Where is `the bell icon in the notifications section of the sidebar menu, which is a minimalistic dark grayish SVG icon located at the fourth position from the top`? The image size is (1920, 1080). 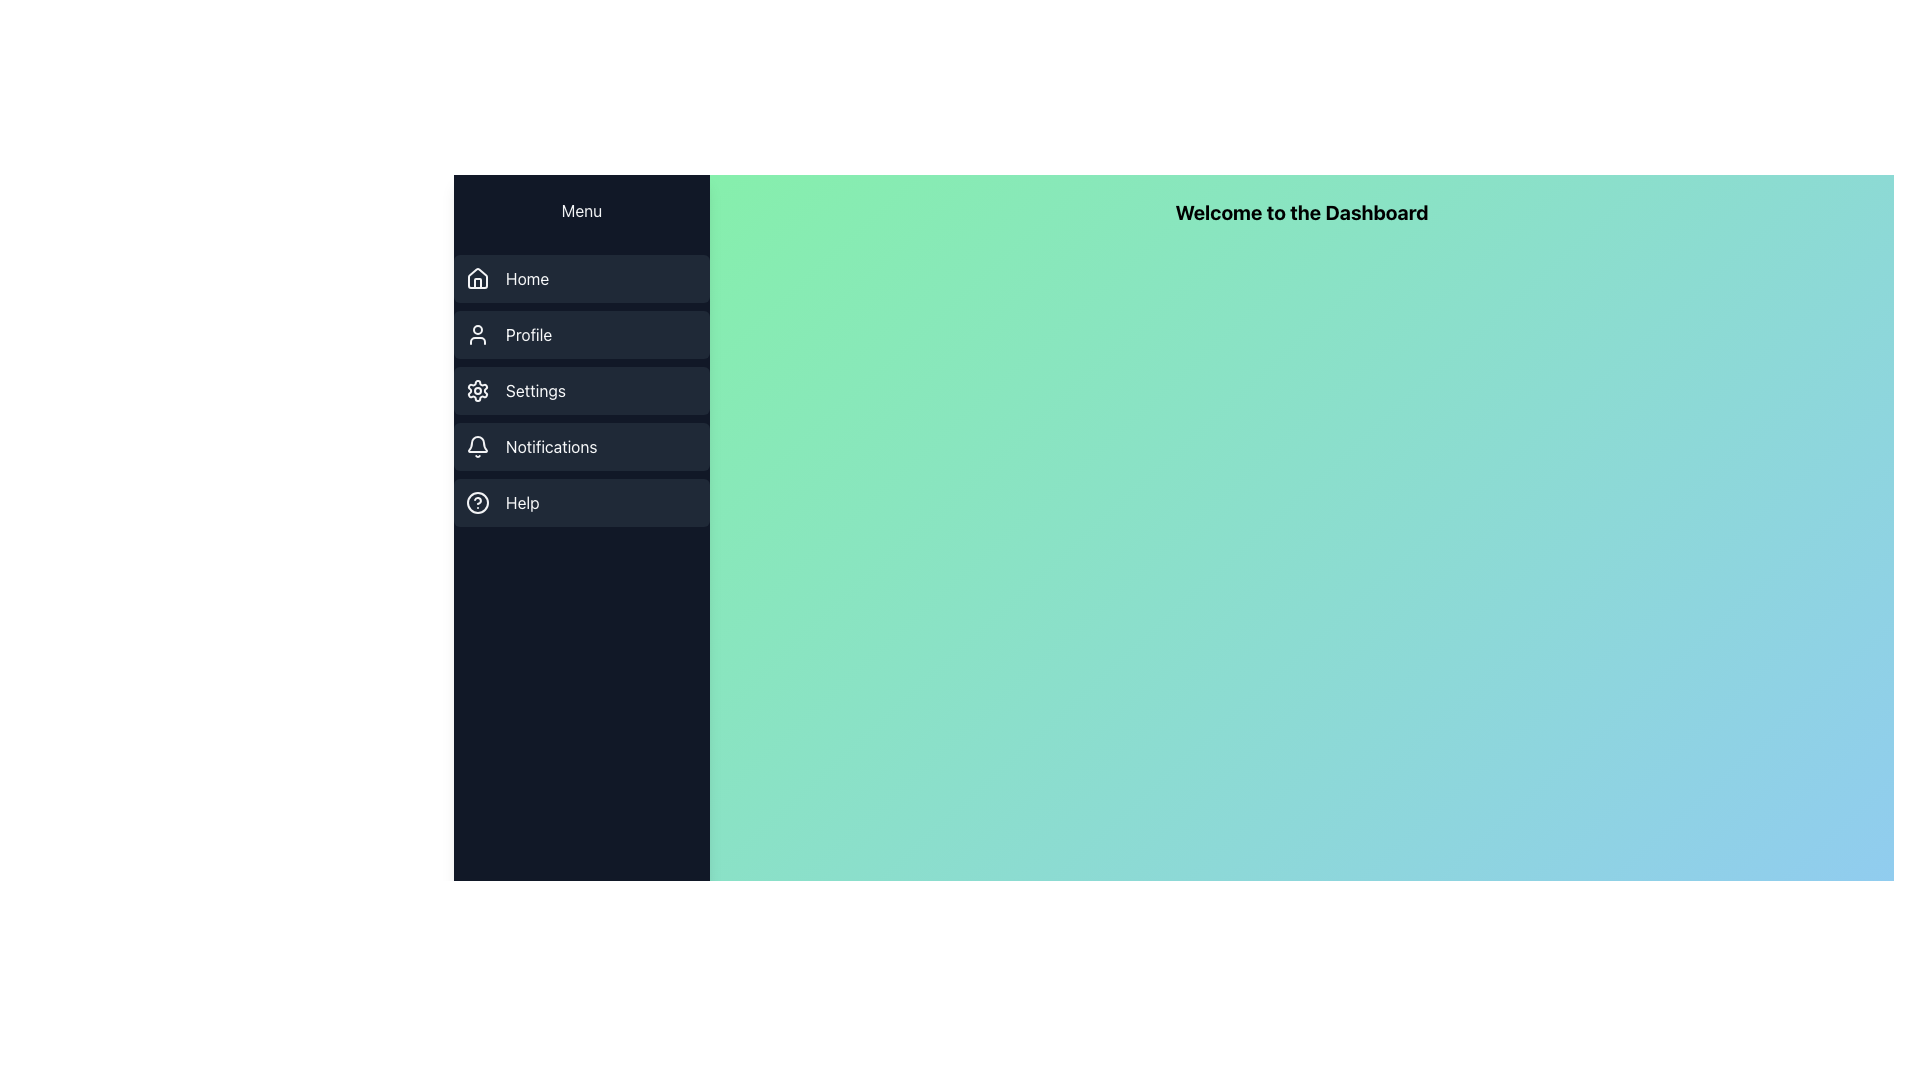 the bell icon in the notifications section of the sidebar menu, which is a minimalistic dark grayish SVG icon located at the fourth position from the top is located at coordinates (477, 443).